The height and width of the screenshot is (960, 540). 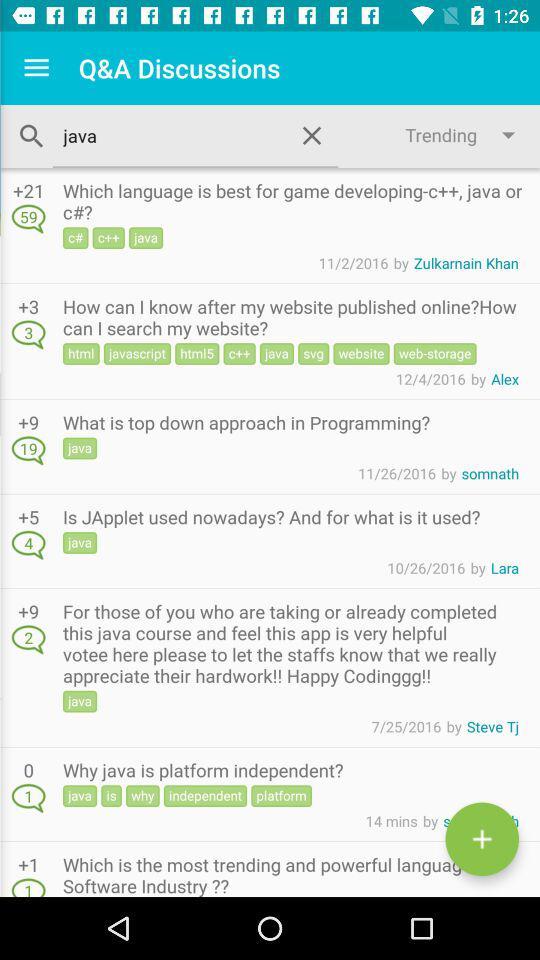 What do you see at coordinates (31, 135) in the screenshot?
I see `search button on page` at bounding box center [31, 135].